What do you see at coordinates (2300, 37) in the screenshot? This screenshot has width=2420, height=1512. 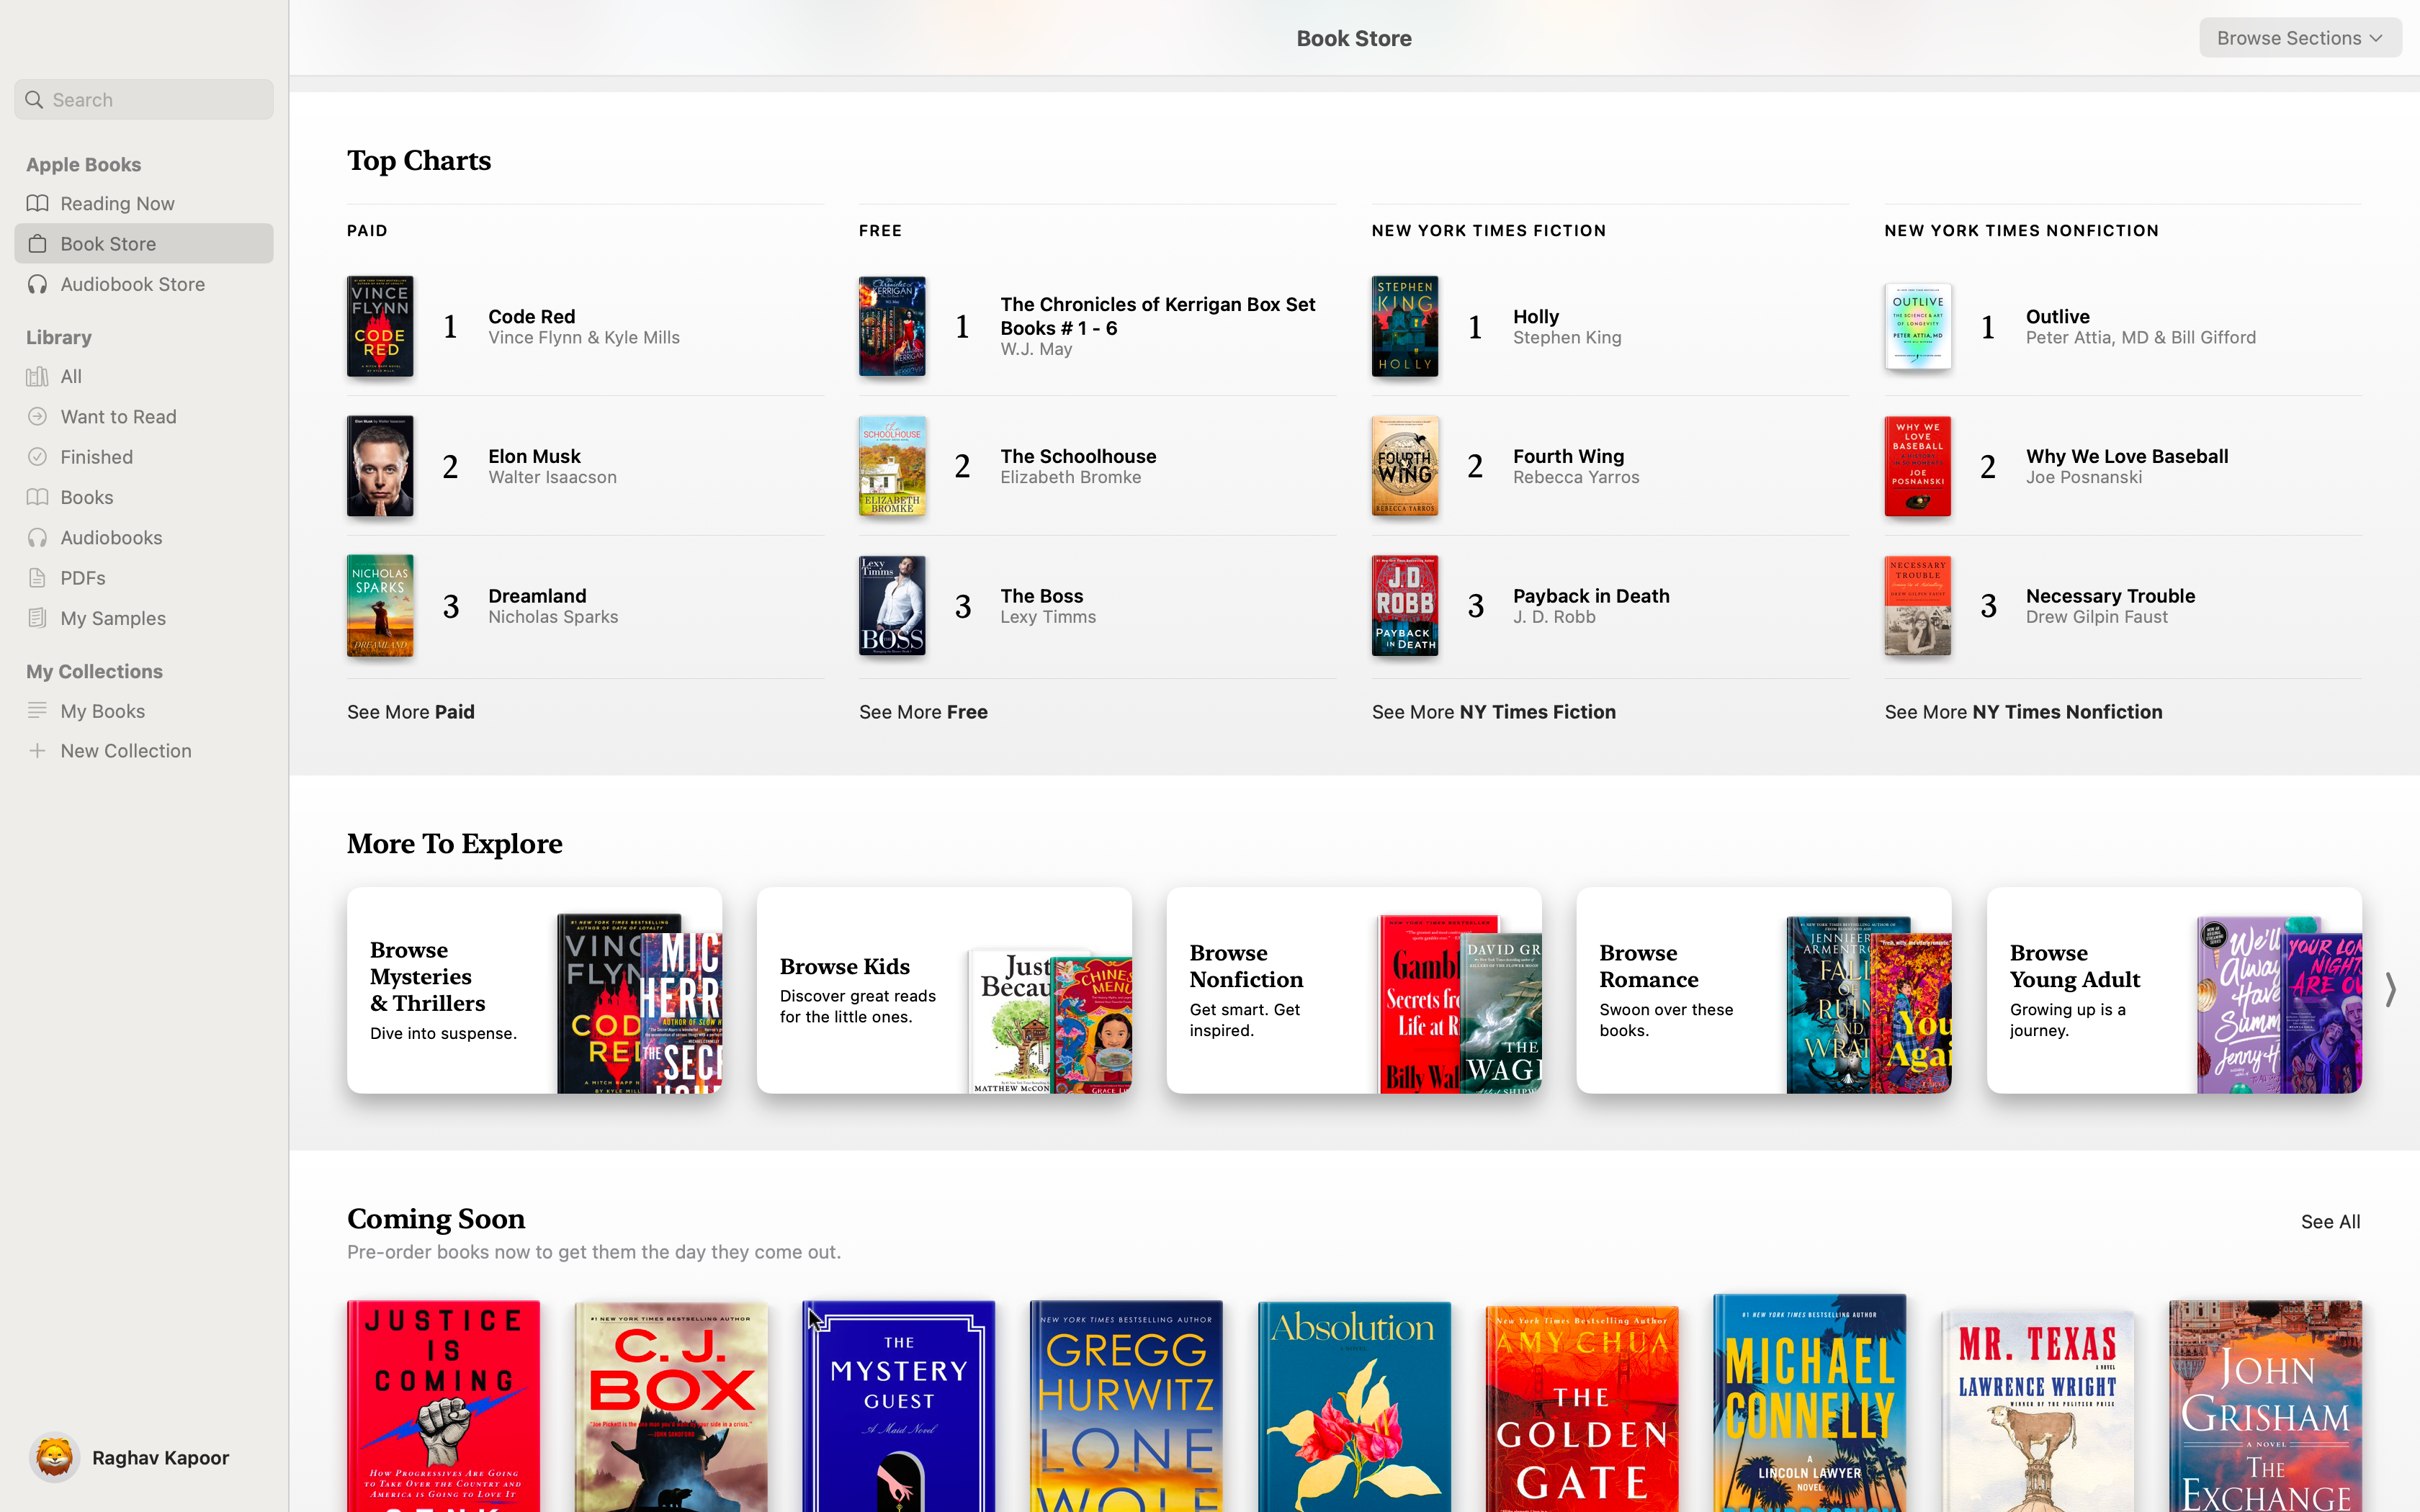 I see `Navigate and select "Romance" from the dropdown menu in the top right` at bounding box center [2300, 37].